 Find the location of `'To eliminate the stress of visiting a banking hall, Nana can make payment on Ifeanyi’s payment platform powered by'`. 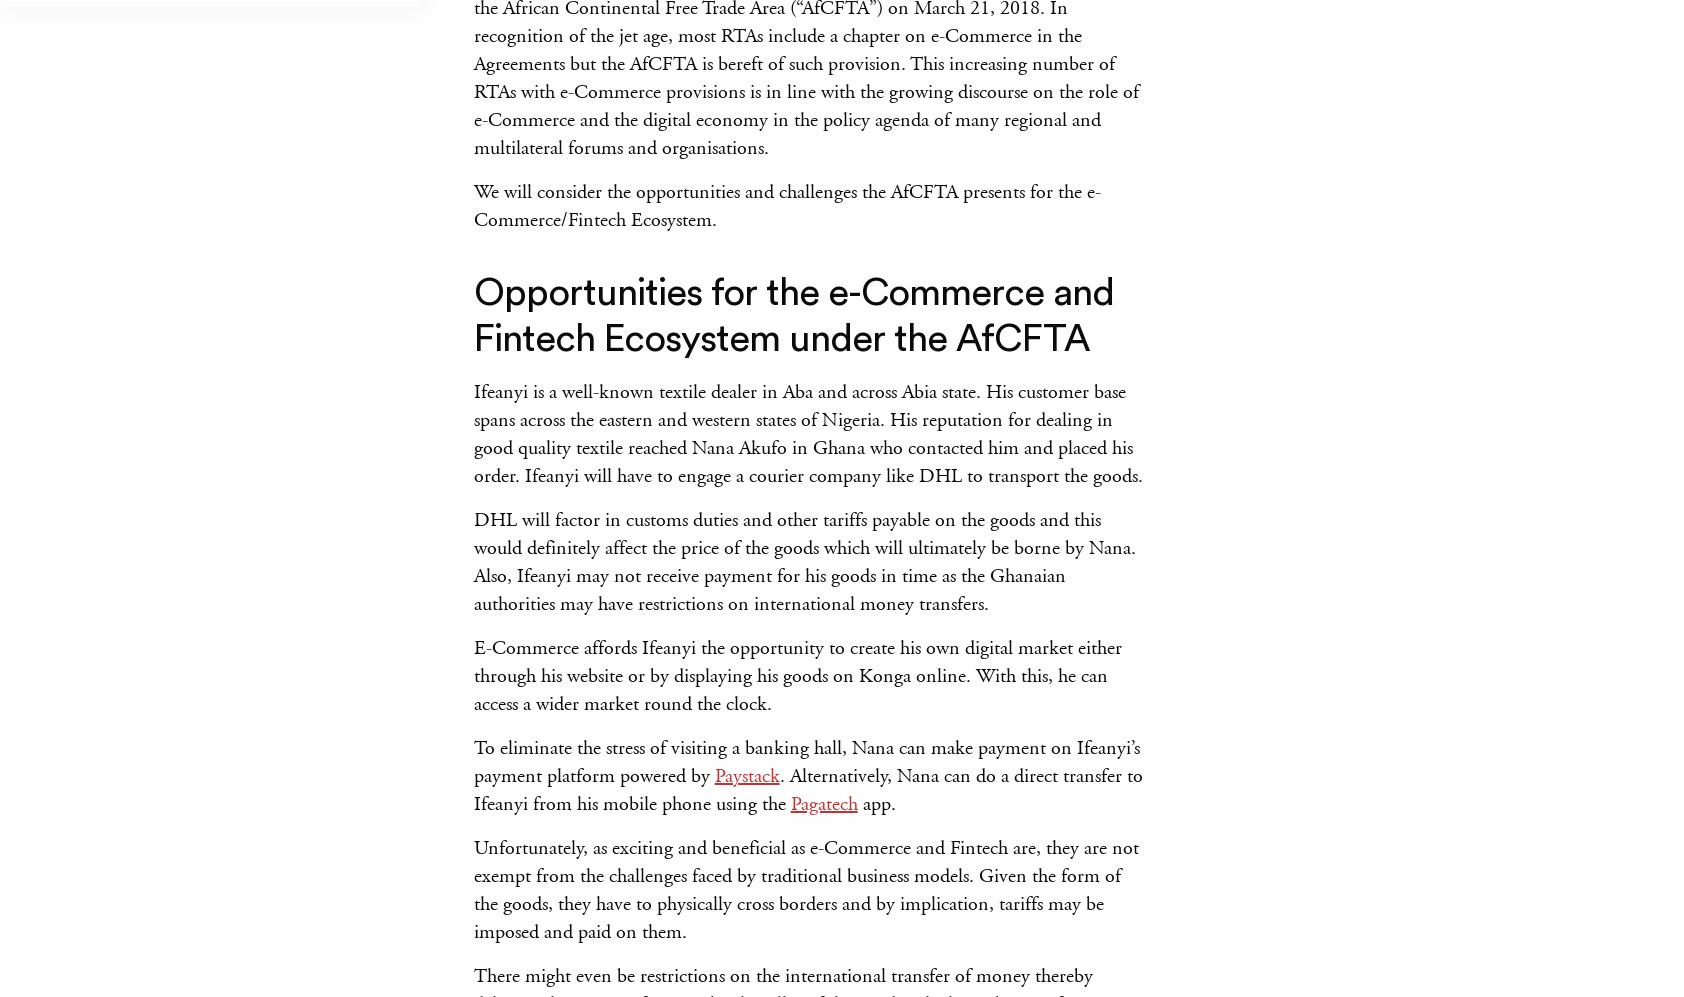

'To eliminate the stress of visiting a banking hall, Nana can make payment on Ifeanyi’s payment platform powered by' is located at coordinates (805, 762).